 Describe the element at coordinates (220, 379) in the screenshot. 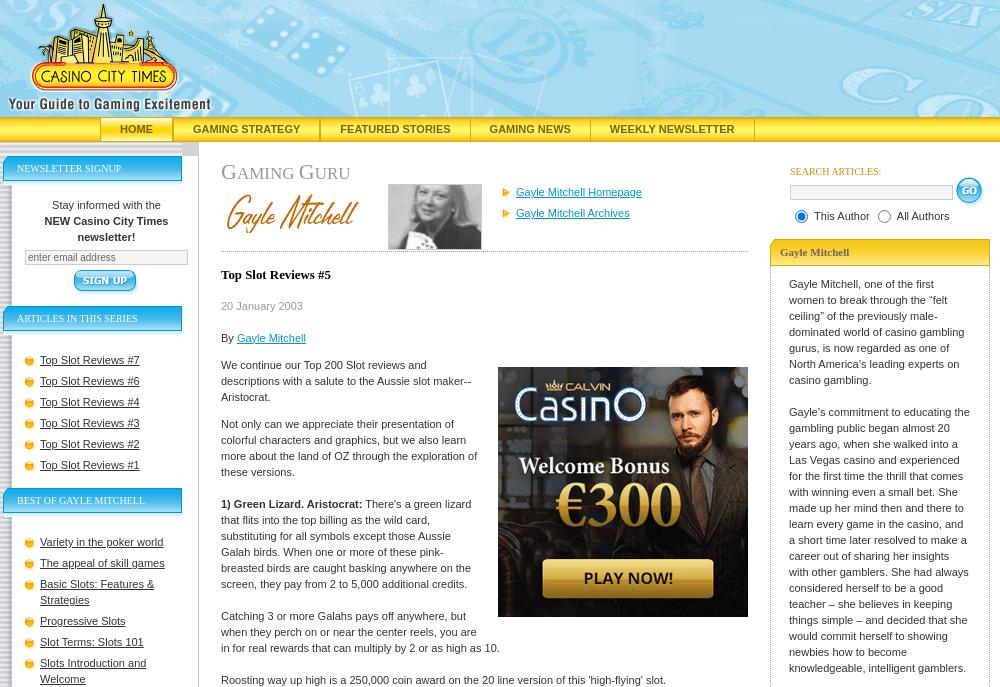

I see `'We continue our Top 200 Slot reviews and descriptions with a salute to the Aussie slot maker--Aristocrat.'` at that location.